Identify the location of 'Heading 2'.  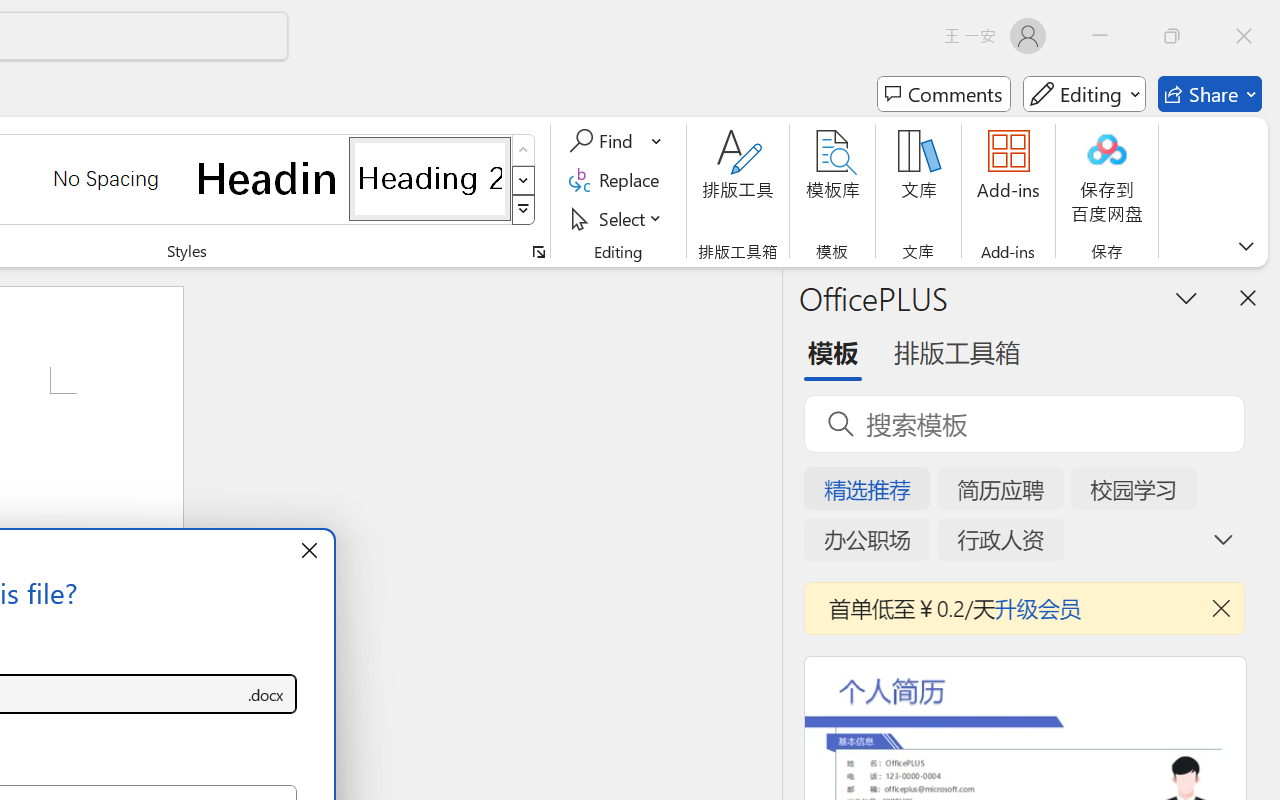
(429, 177).